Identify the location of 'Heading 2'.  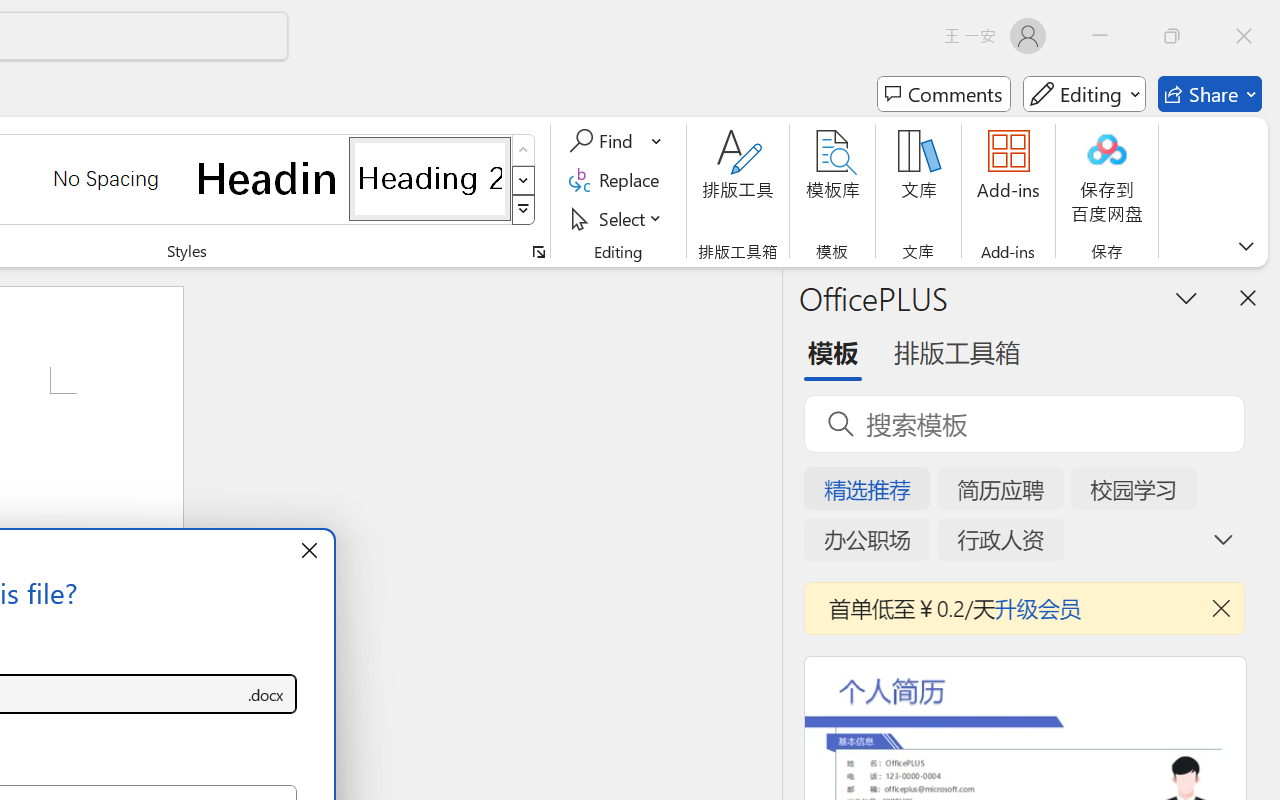
(429, 177).